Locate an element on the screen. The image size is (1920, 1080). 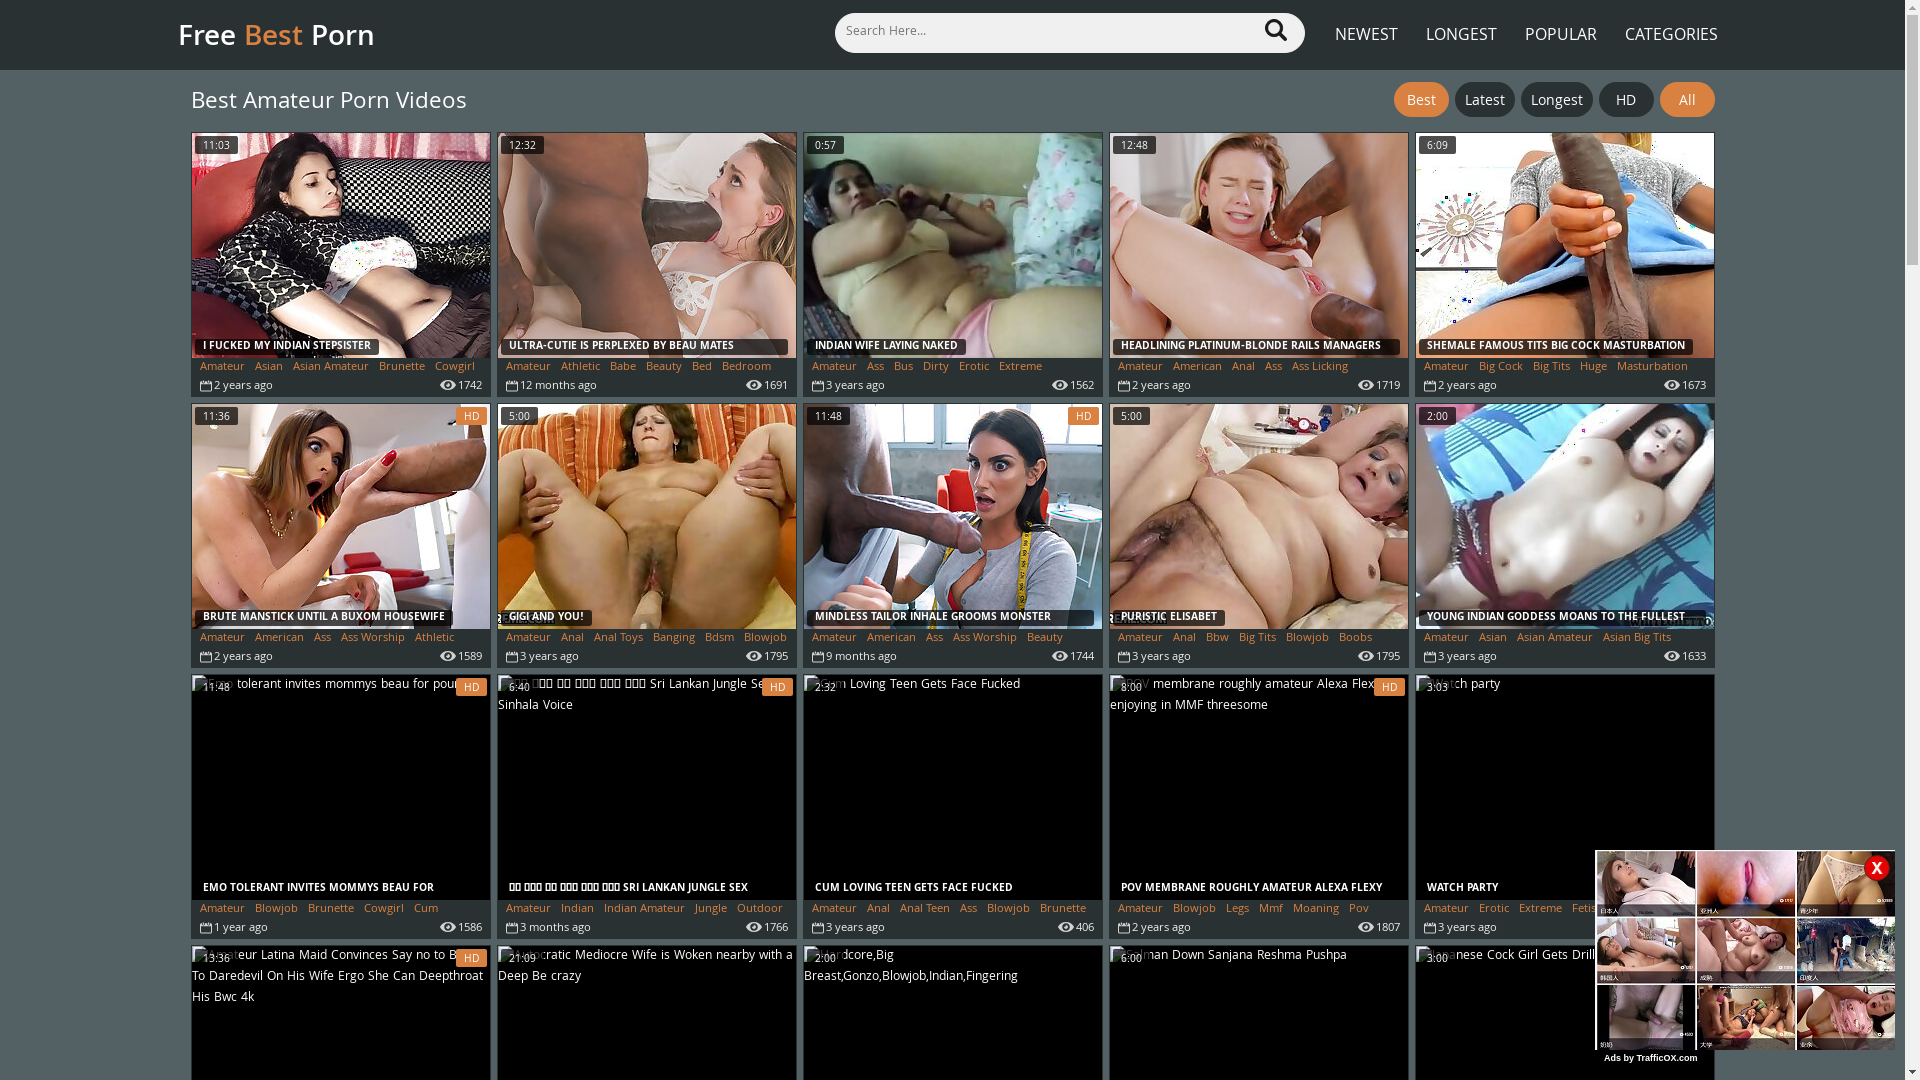
'Ass To Mouth' is located at coordinates (1152, 384).